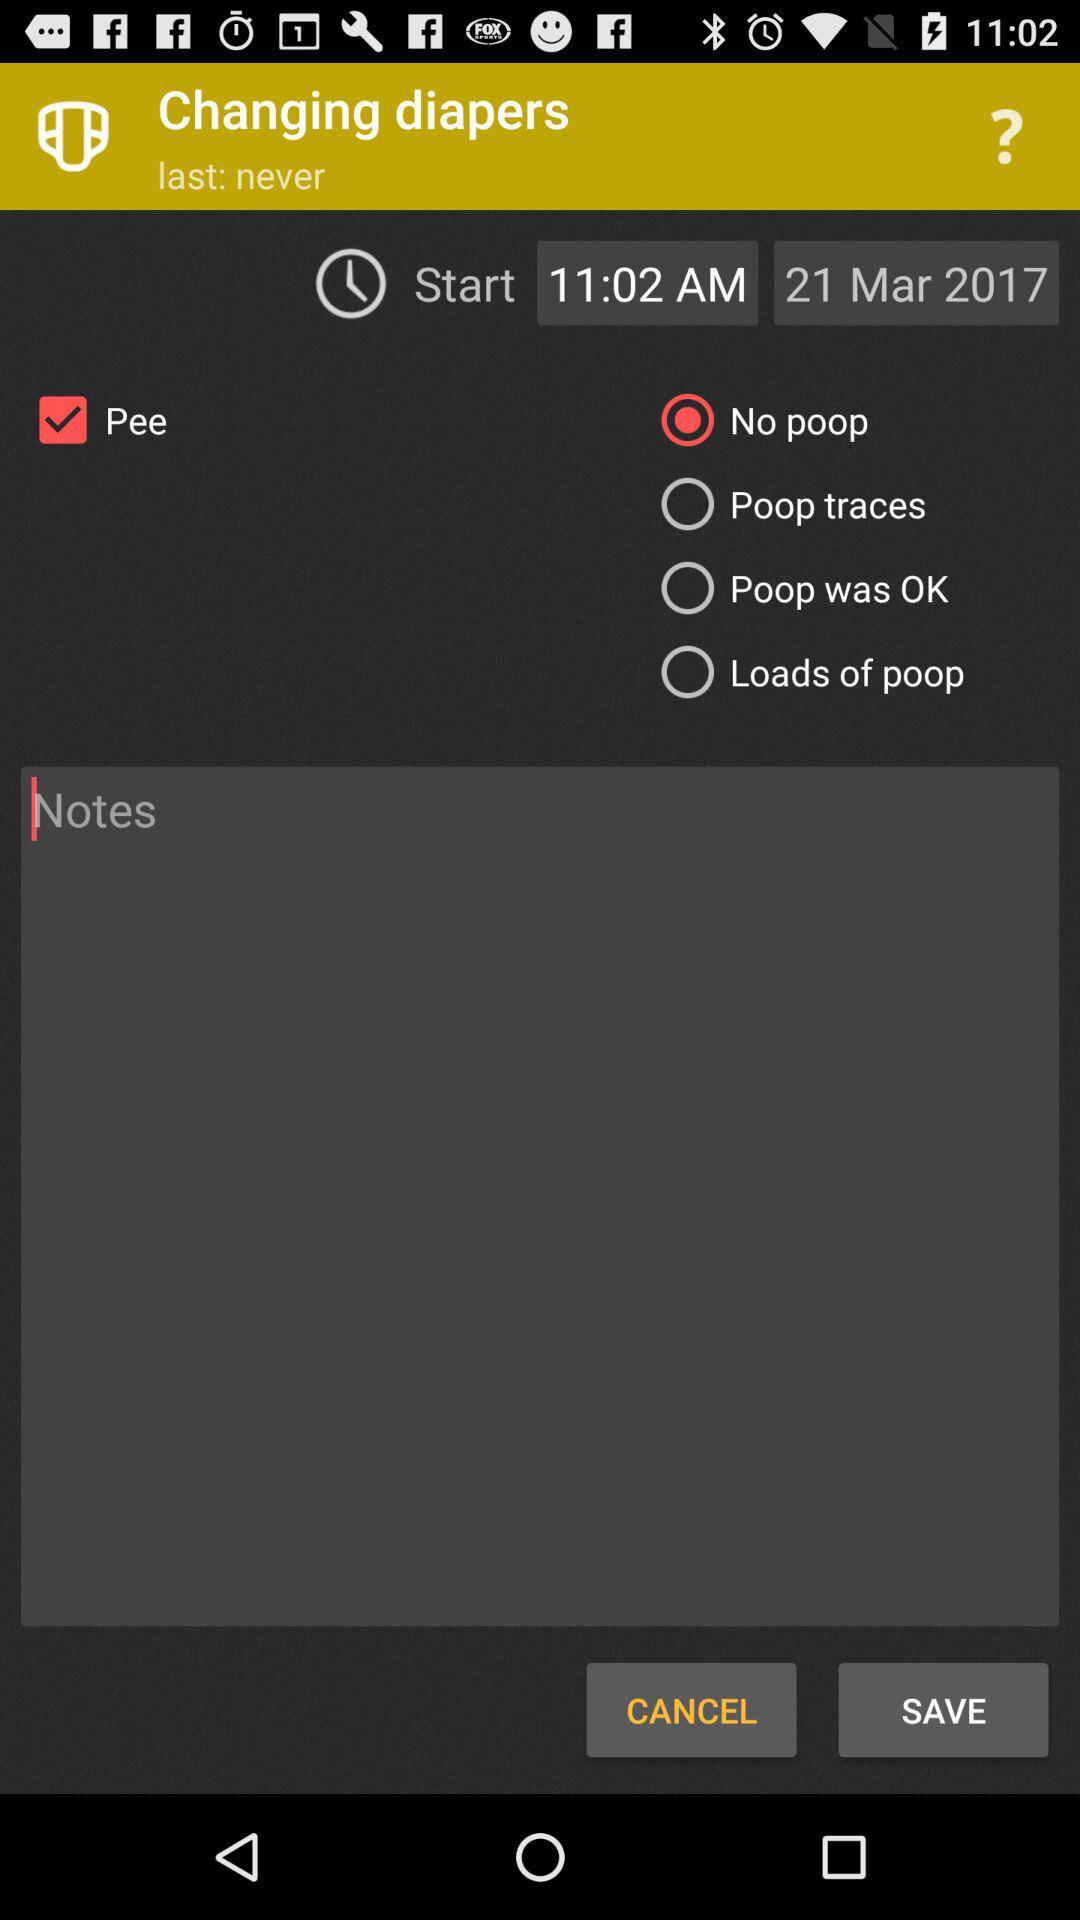  Describe the element at coordinates (785, 504) in the screenshot. I see `poop traces` at that location.